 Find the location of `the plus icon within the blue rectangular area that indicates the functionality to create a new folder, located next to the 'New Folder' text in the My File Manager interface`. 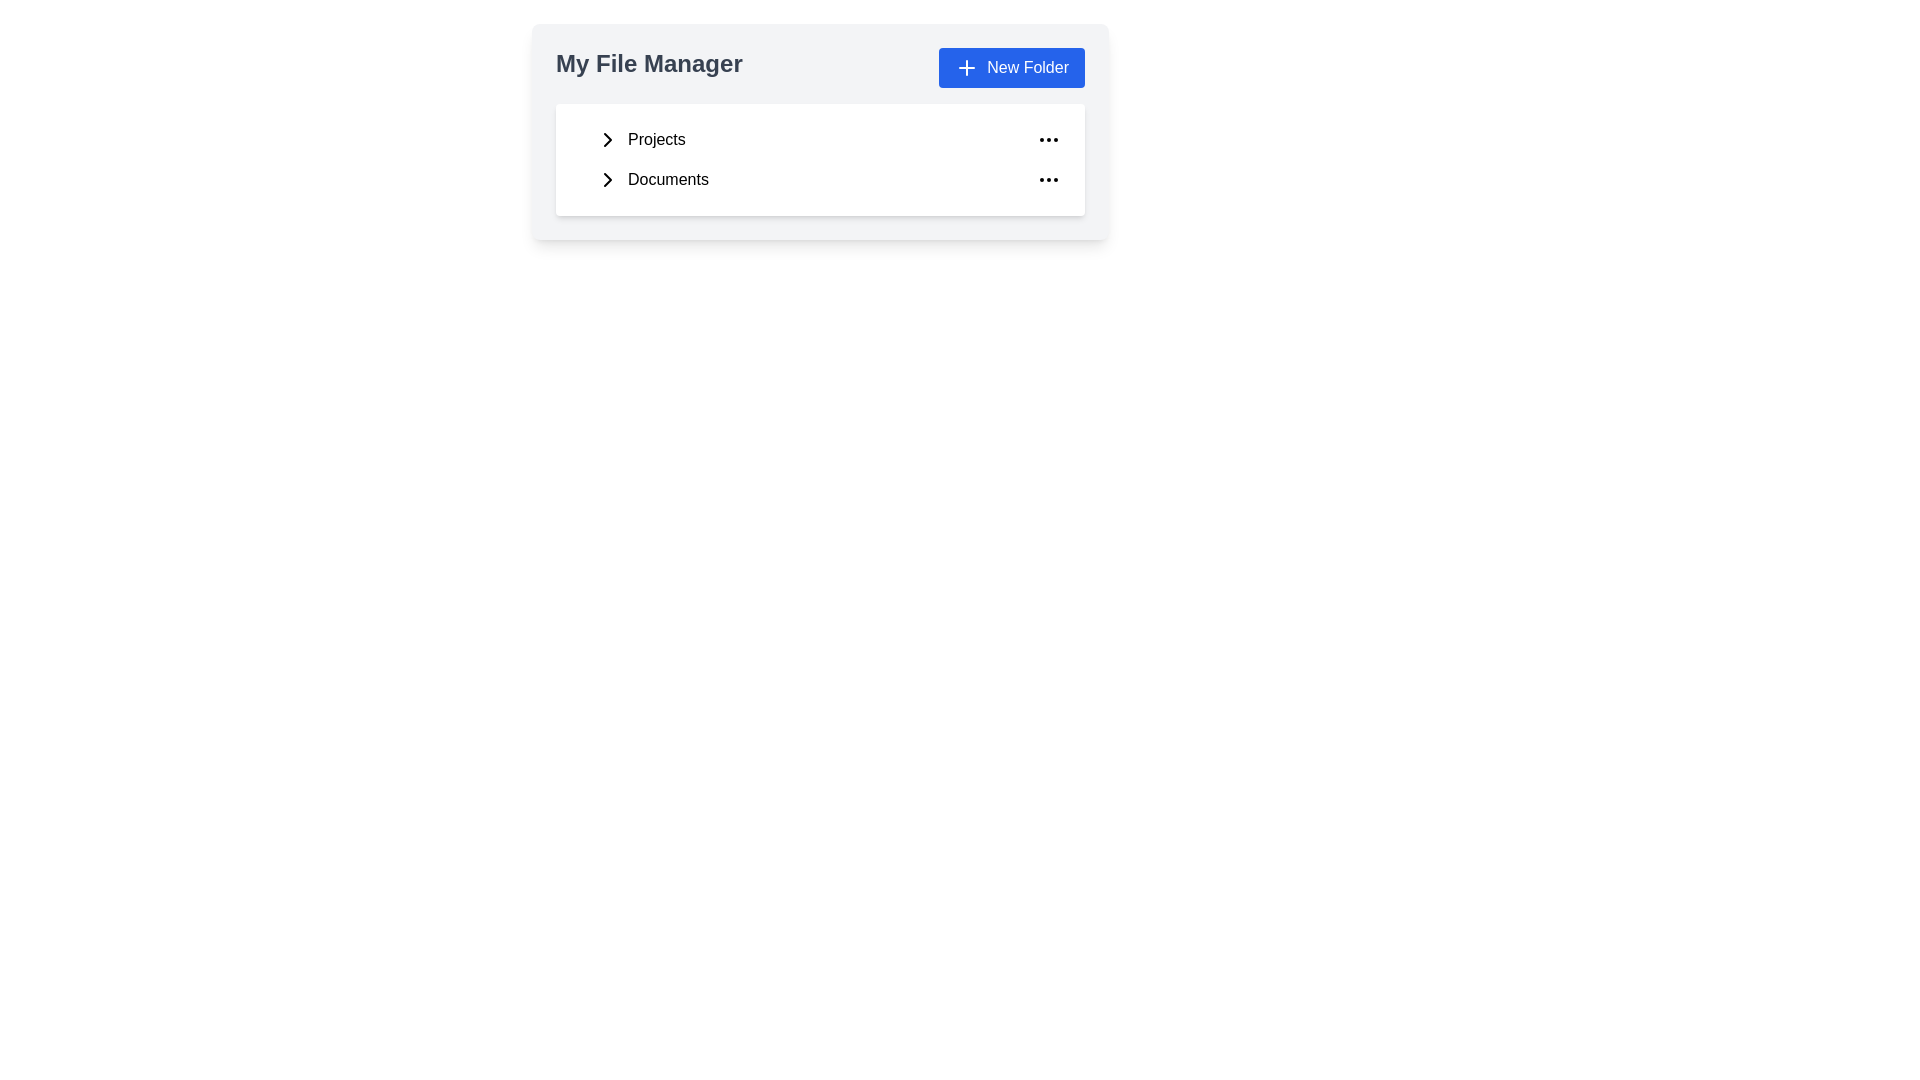

the plus icon within the blue rectangular area that indicates the functionality to create a new folder, located next to the 'New Folder' text in the My File Manager interface is located at coordinates (967, 67).